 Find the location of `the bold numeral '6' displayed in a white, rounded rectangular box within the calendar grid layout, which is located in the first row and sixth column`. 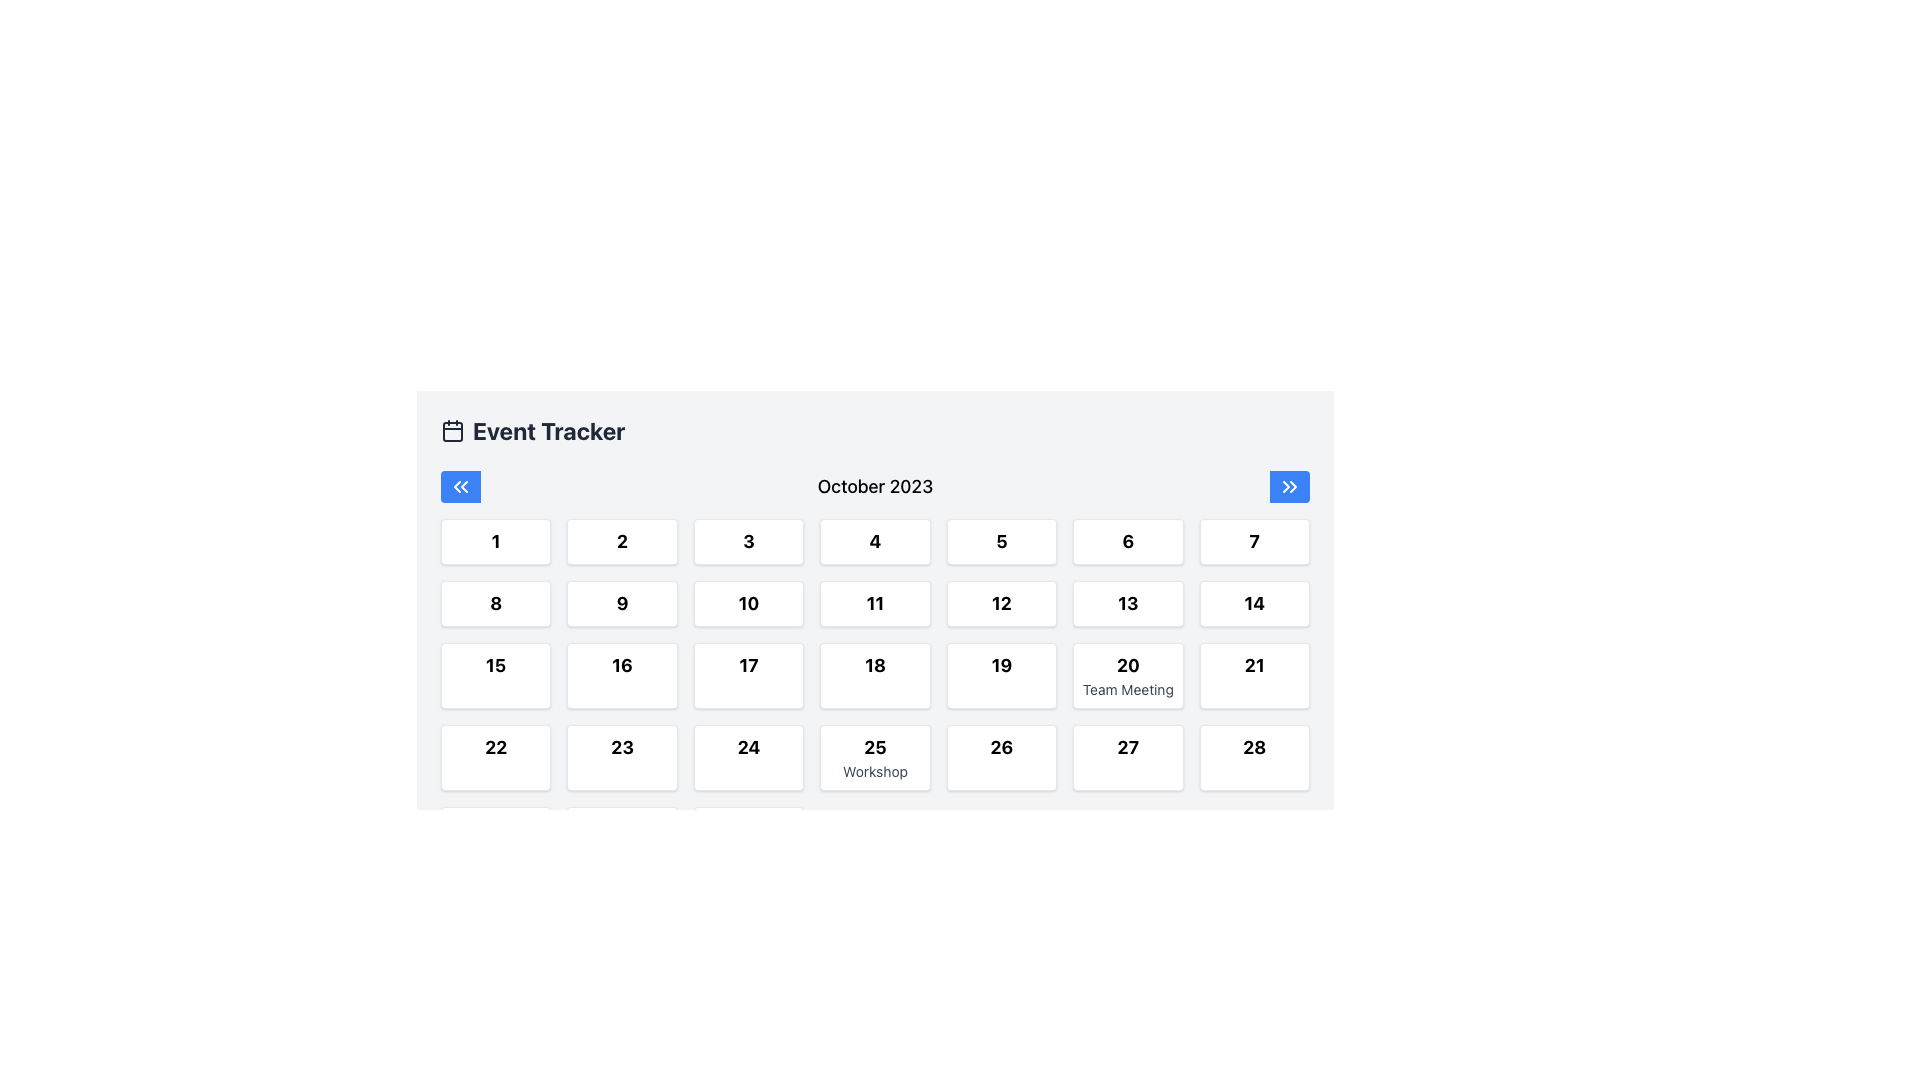

the bold numeral '6' displayed in a white, rounded rectangular box within the calendar grid layout, which is located in the first row and sixth column is located at coordinates (1128, 542).